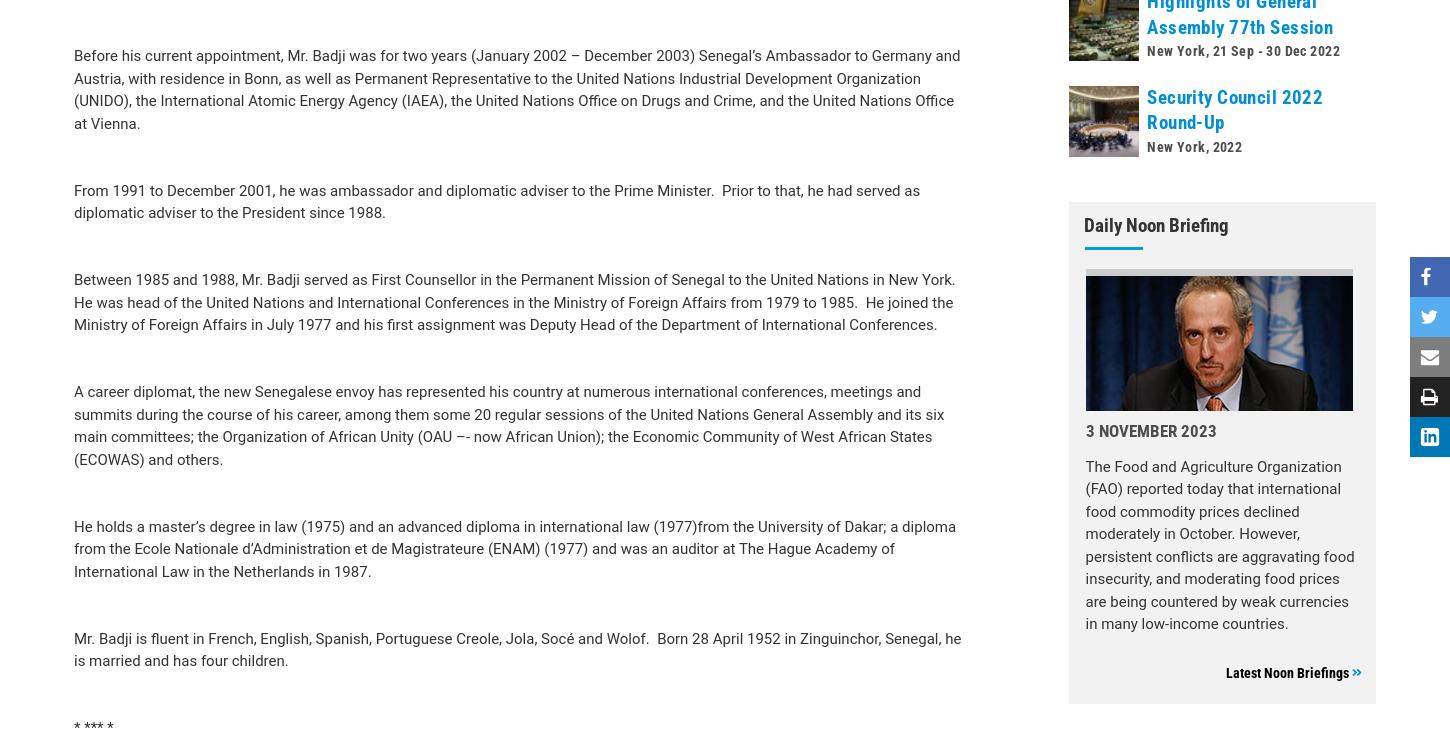 The width and height of the screenshot is (1450, 732). I want to click on 'He holds a master’s degree in law (1975) and an advanced diploma in international law (1977)from the University of Dakar; a diploma from the Ecole Nationale d’Administration et de Magistrateure (ENAM) (1977) and was an auditor at The Hague Academy of International Law in the Netherlands in 1987.', so click(515, 359).